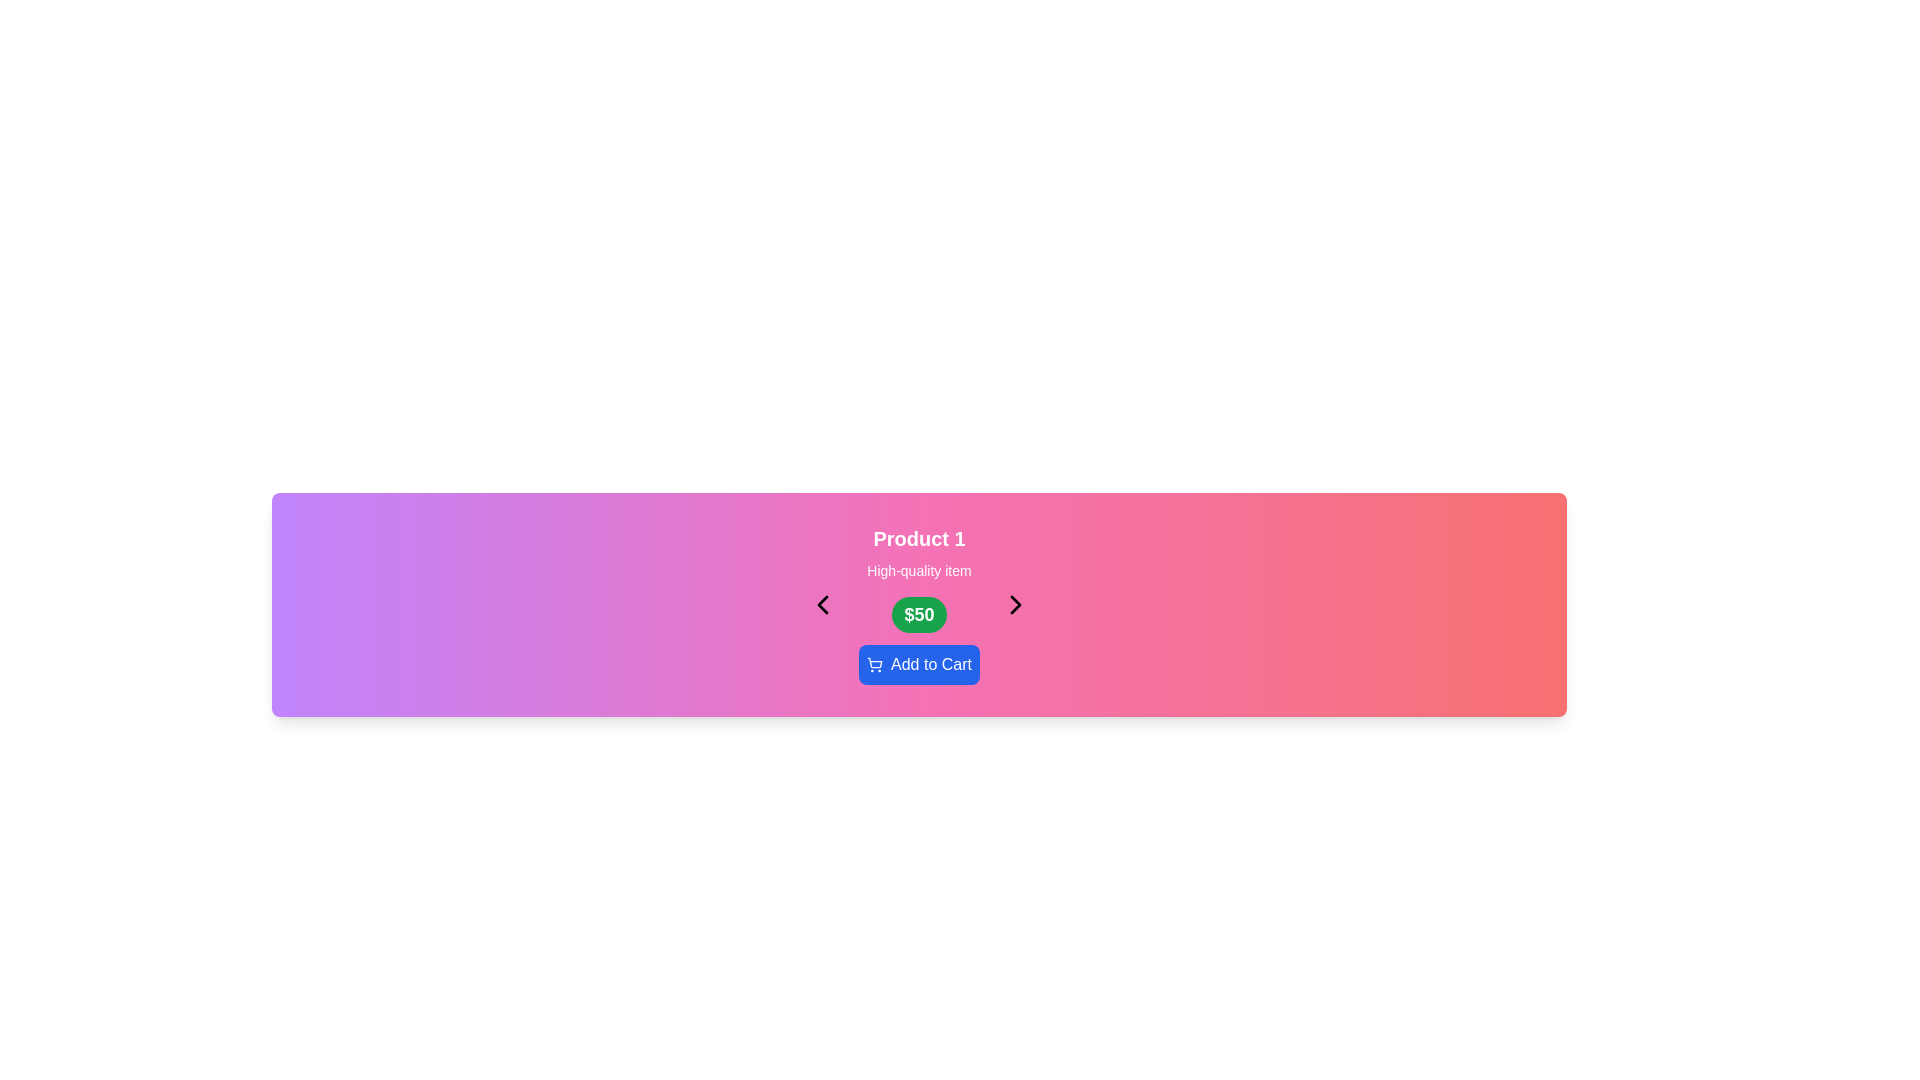  I want to click on text content of the 'Add to Cart' button, which is styled with padding and rounded corners and located to the right of a shopping cart icon, so click(930, 664).